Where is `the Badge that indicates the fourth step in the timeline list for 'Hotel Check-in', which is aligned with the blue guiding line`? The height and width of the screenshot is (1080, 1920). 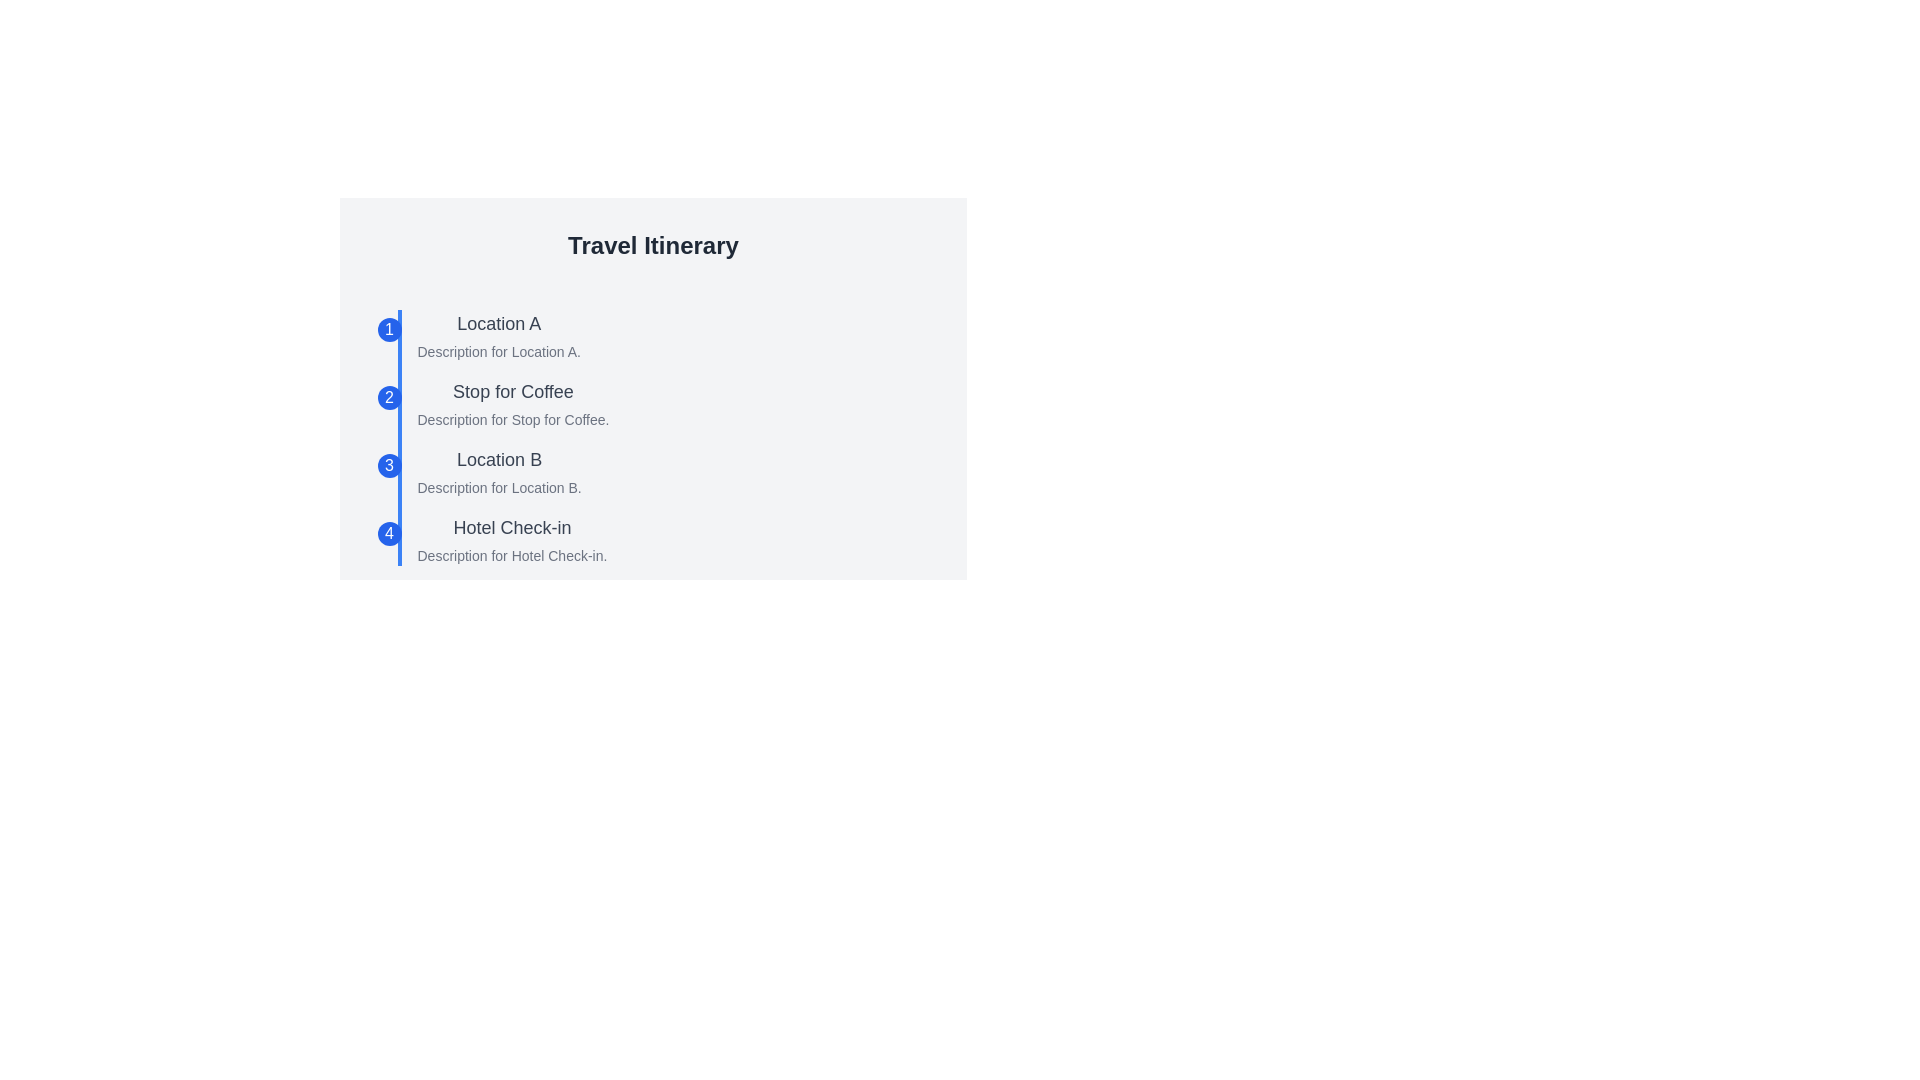 the Badge that indicates the fourth step in the timeline list for 'Hotel Check-in', which is aligned with the blue guiding line is located at coordinates (389, 532).